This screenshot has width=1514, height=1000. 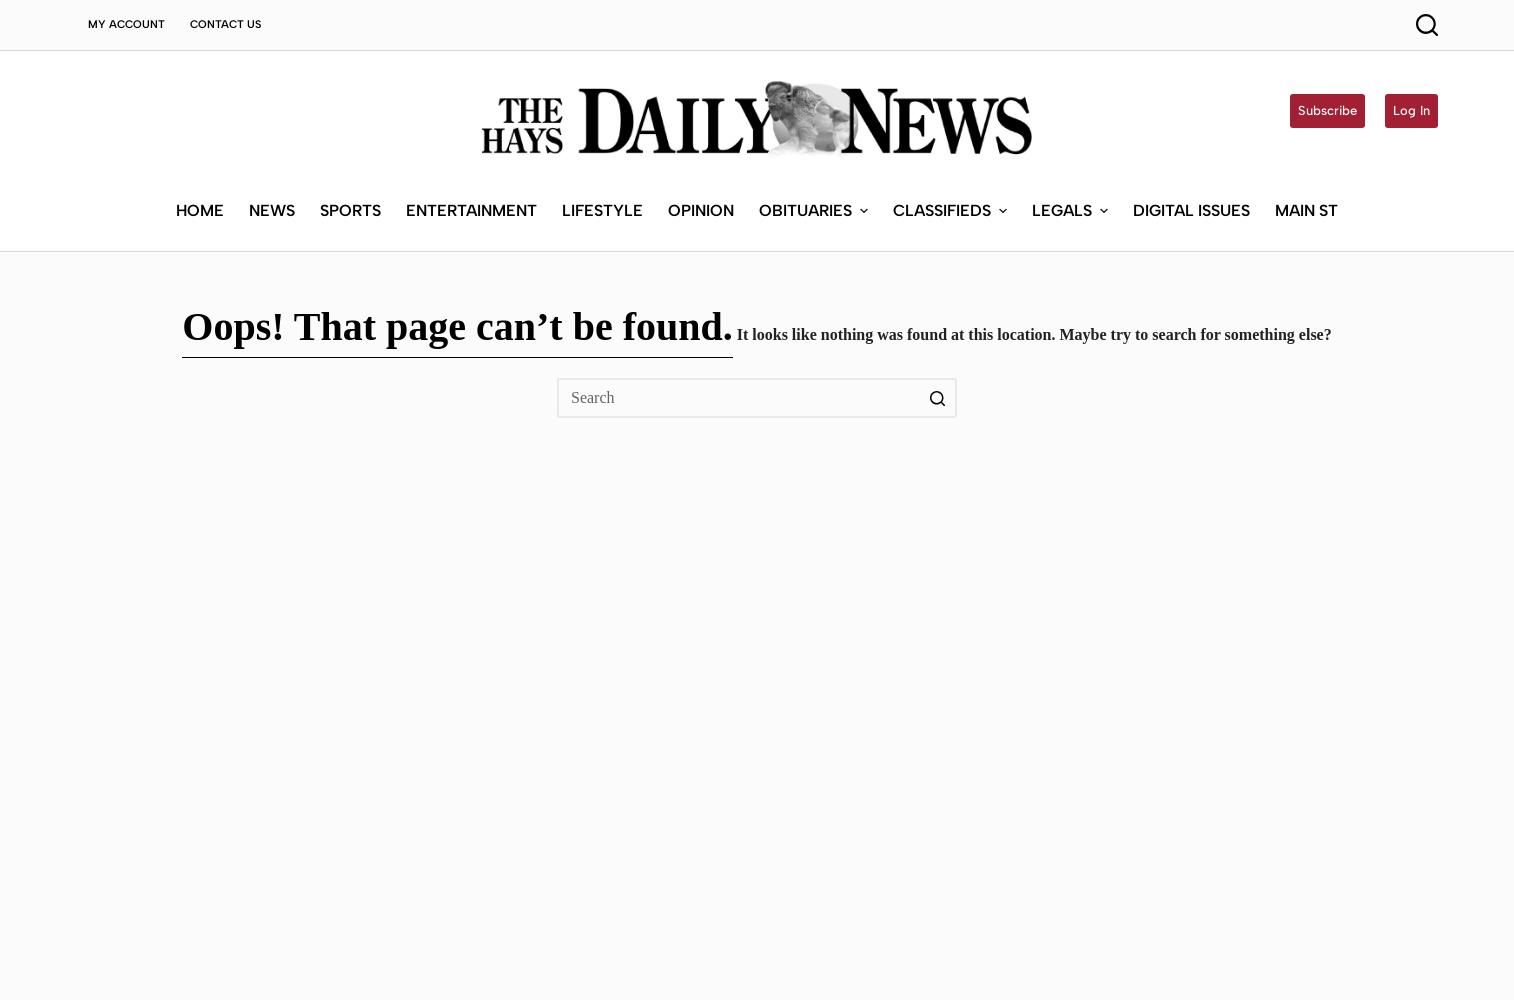 What do you see at coordinates (1327, 109) in the screenshot?
I see `'Subscribe'` at bounding box center [1327, 109].